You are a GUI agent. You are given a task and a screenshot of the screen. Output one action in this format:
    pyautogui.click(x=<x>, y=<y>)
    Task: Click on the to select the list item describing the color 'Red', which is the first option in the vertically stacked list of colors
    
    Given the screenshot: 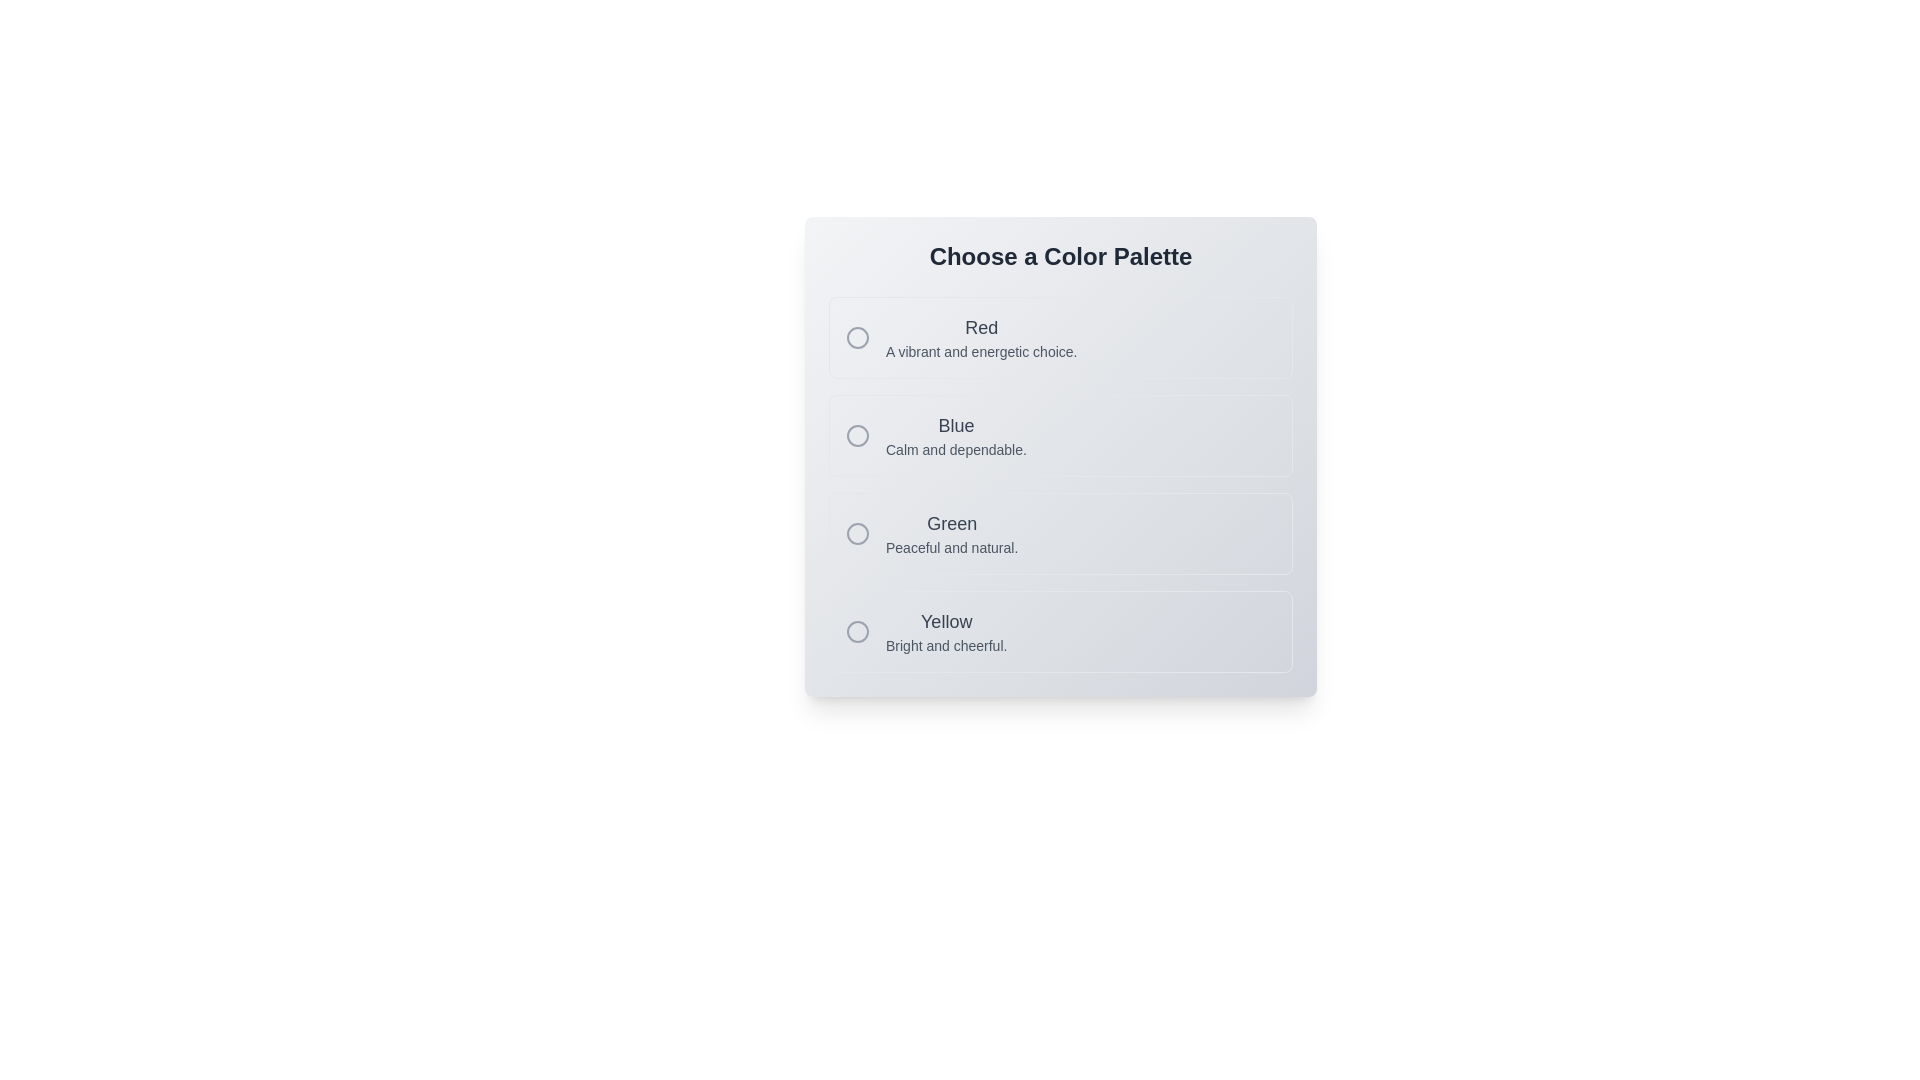 What is the action you would take?
    pyautogui.click(x=981, y=337)
    